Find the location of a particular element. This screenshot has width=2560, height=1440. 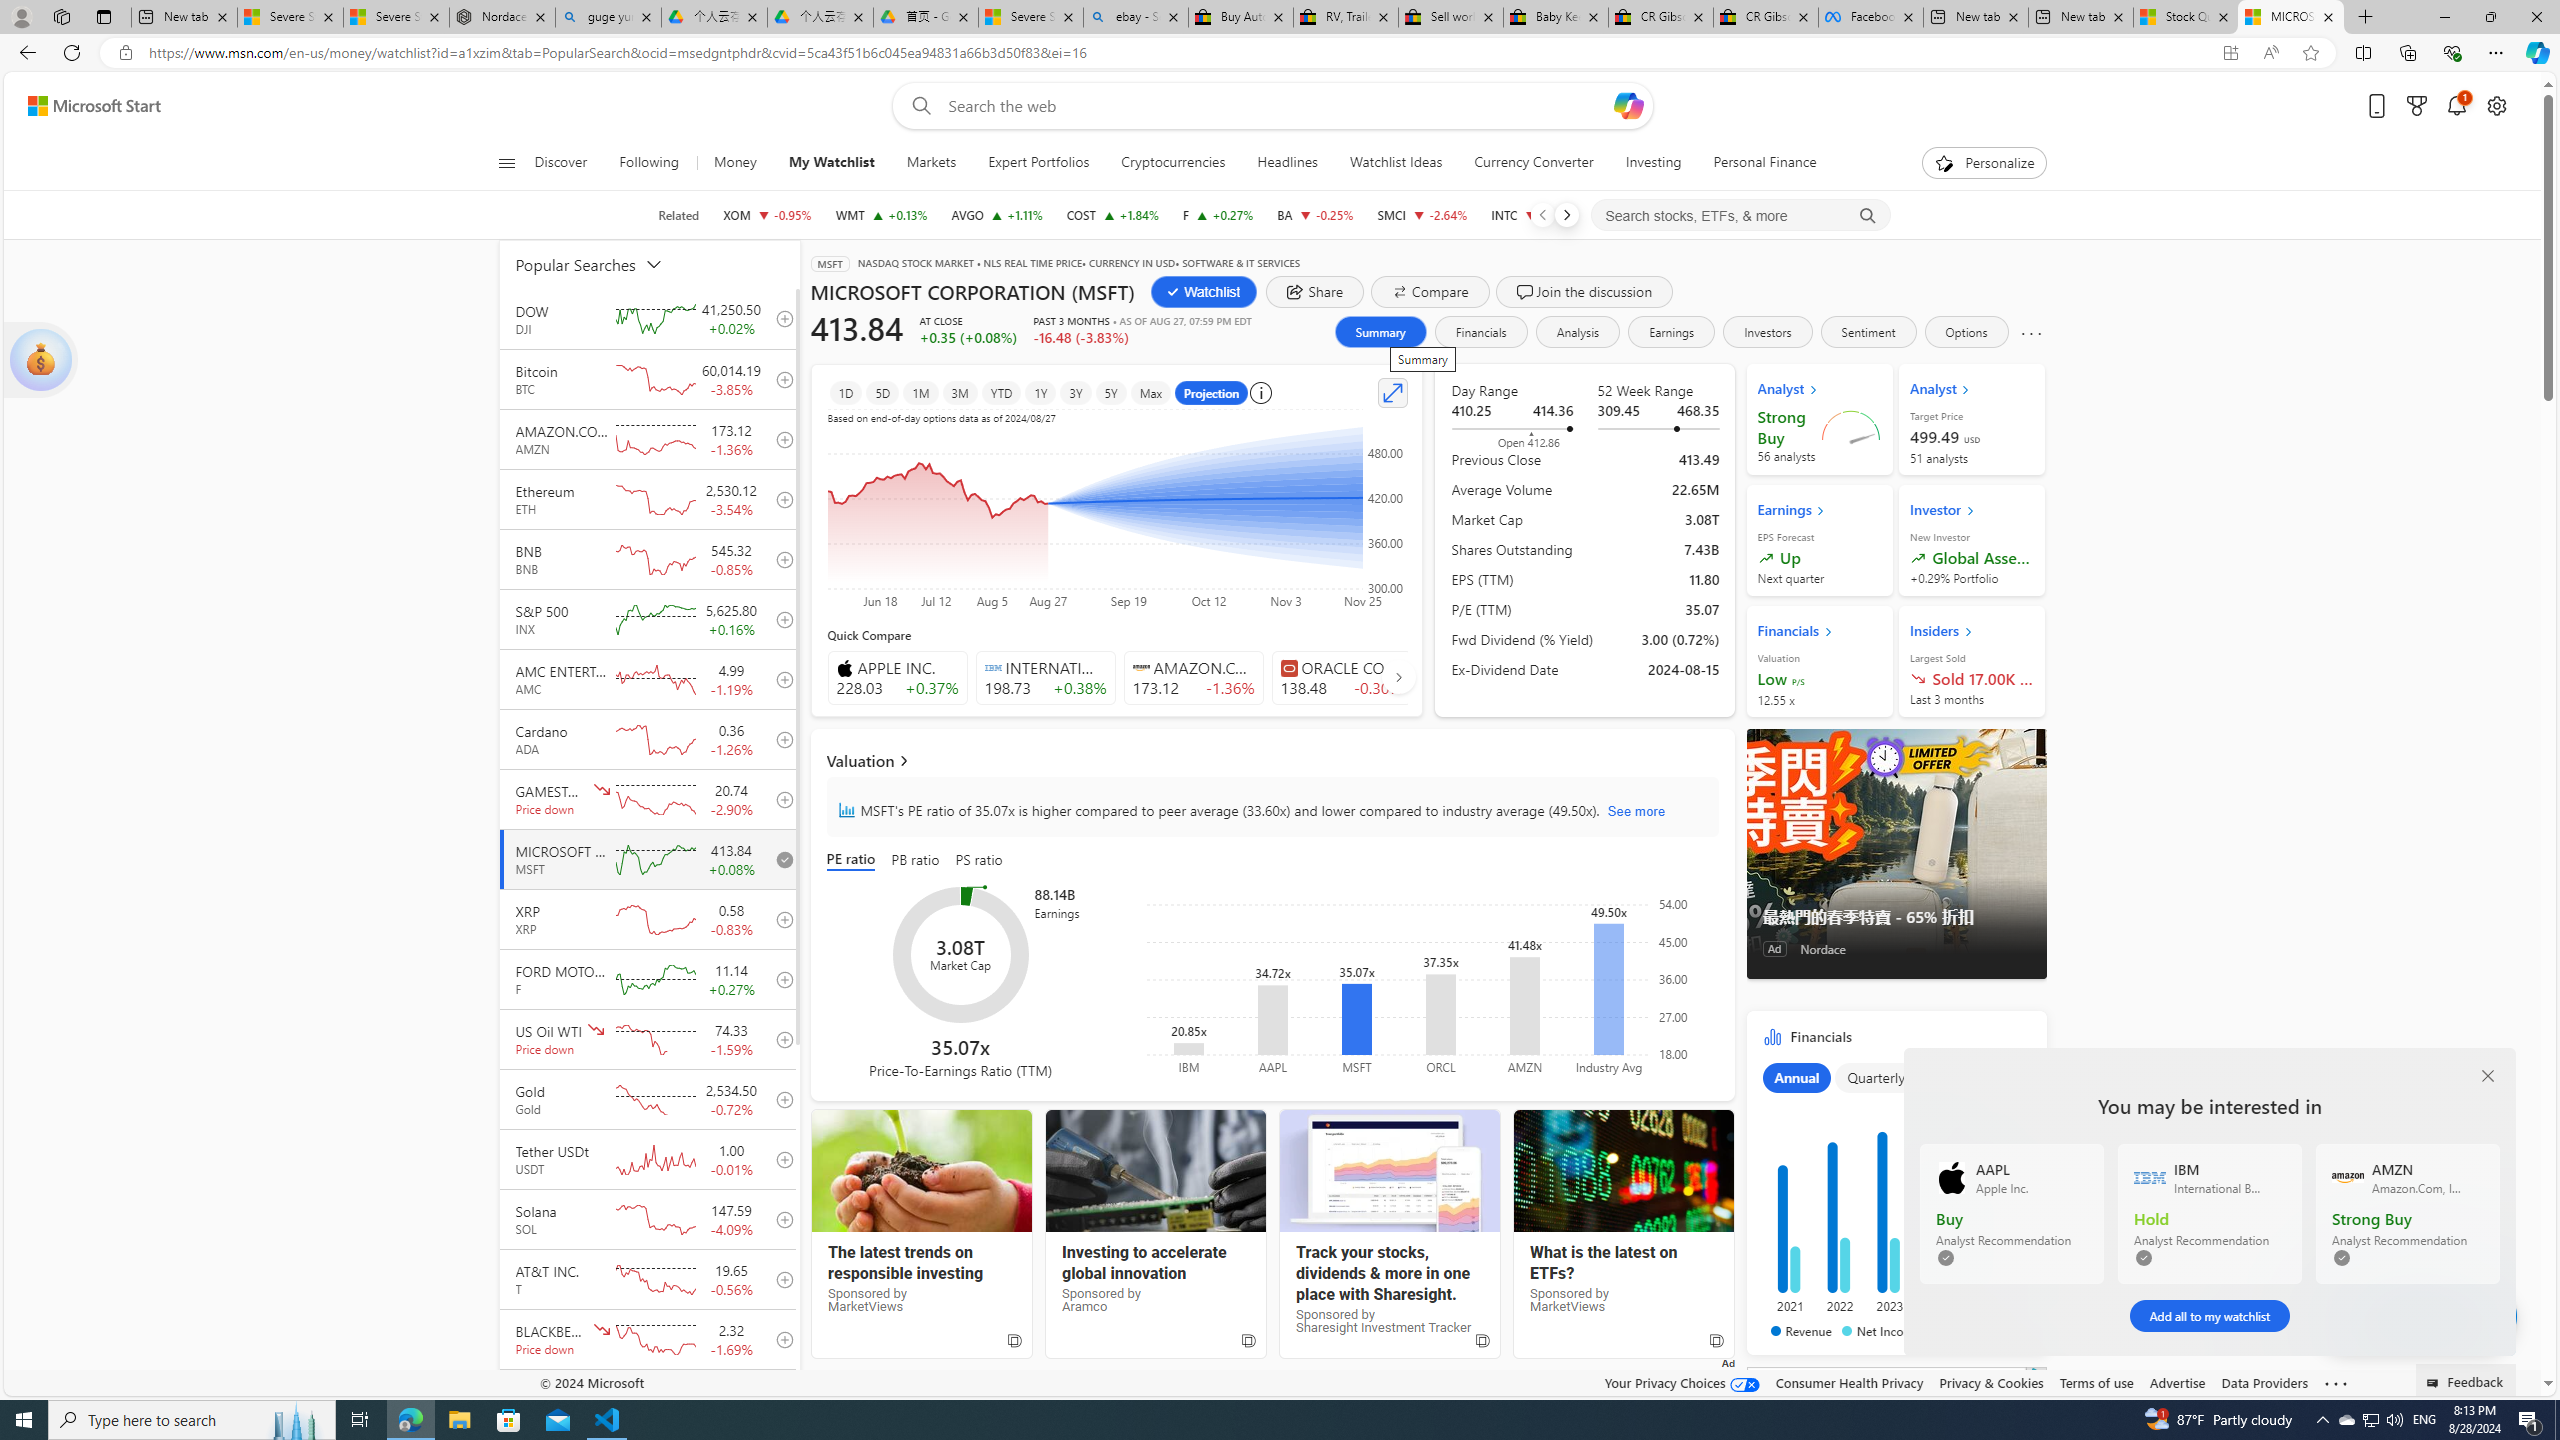

'Investing' is located at coordinates (1652, 162).